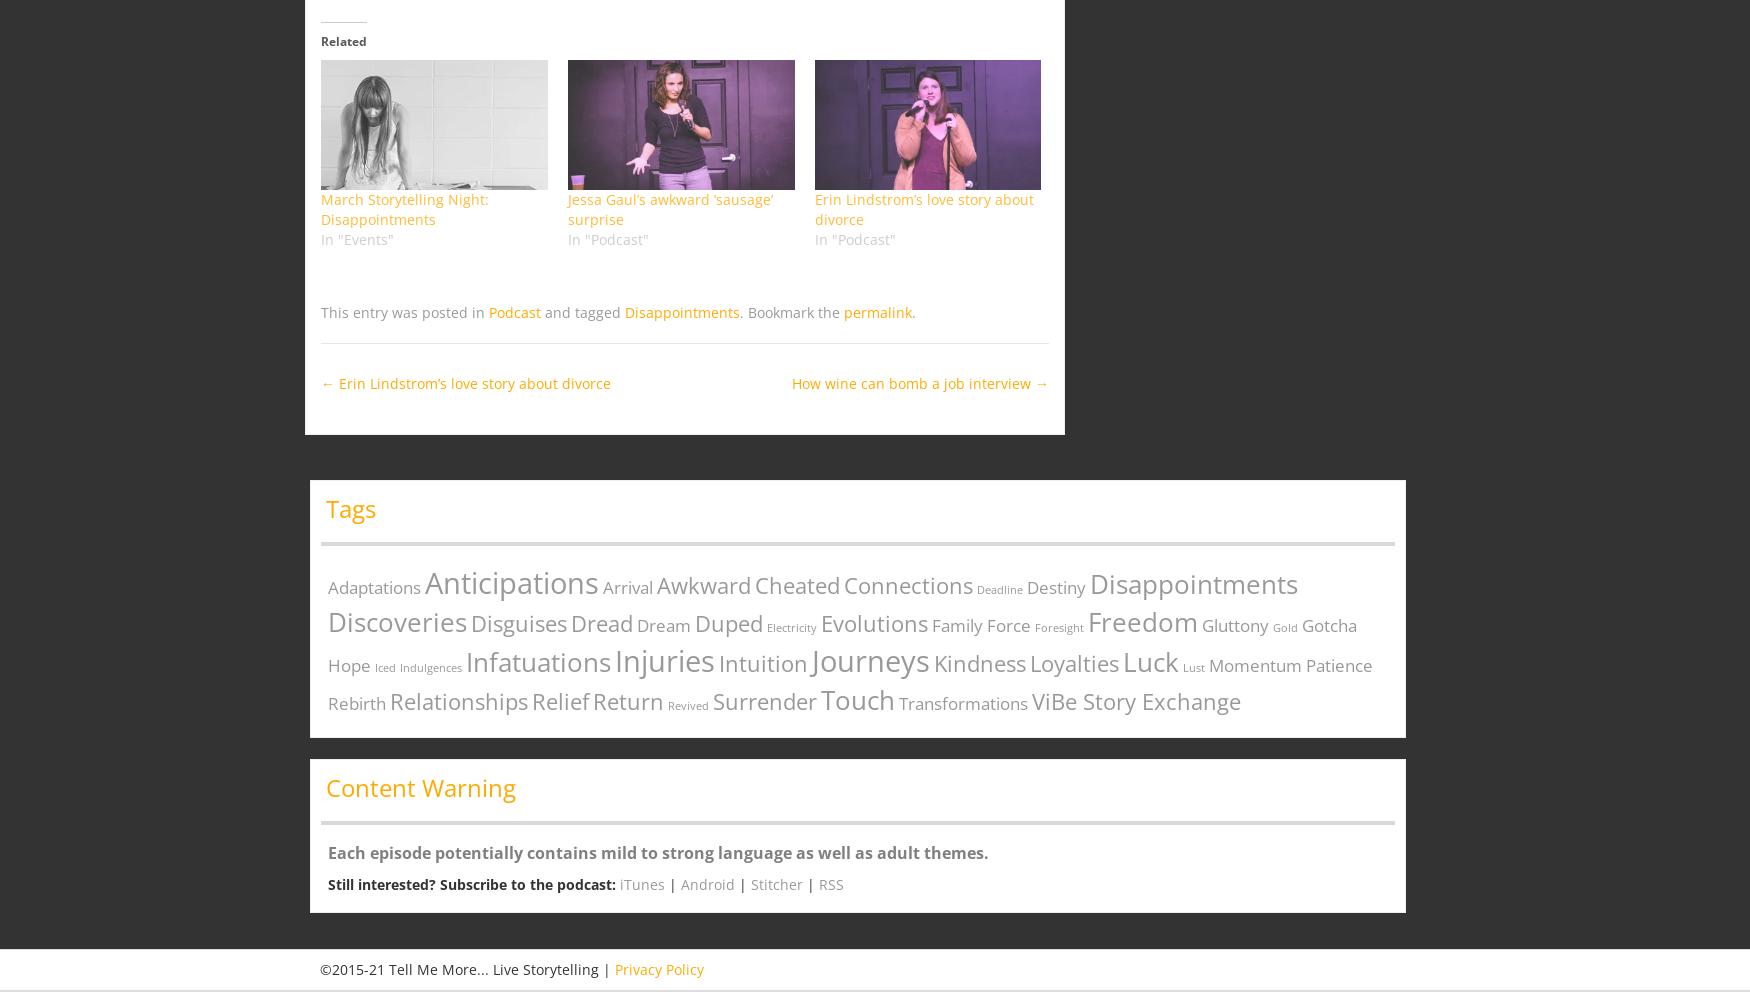 The height and width of the screenshot is (992, 1750). What do you see at coordinates (1149, 661) in the screenshot?
I see `'Luck'` at bounding box center [1149, 661].